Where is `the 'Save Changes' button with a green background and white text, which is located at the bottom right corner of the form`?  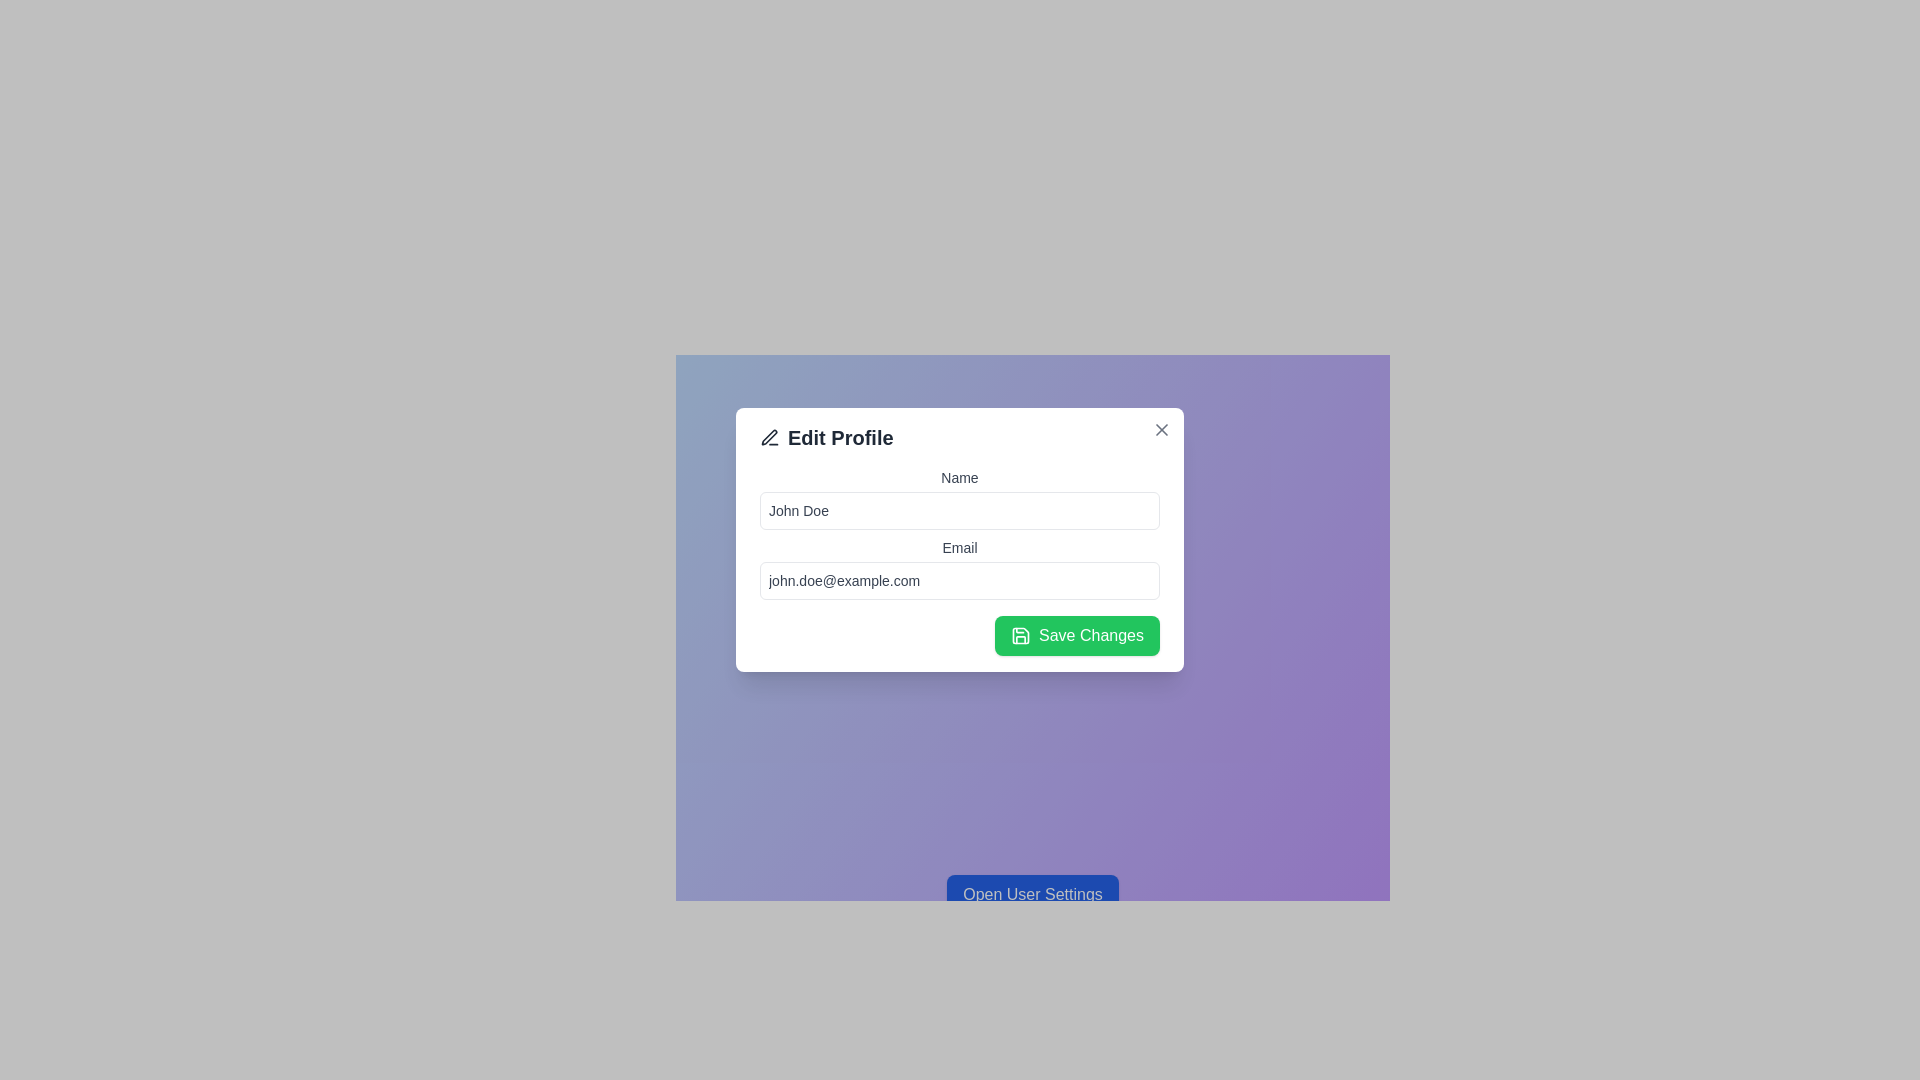
the 'Save Changes' button with a green background and white text, which is located at the bottom right corner of the form is located at coordinates (1076, 636).